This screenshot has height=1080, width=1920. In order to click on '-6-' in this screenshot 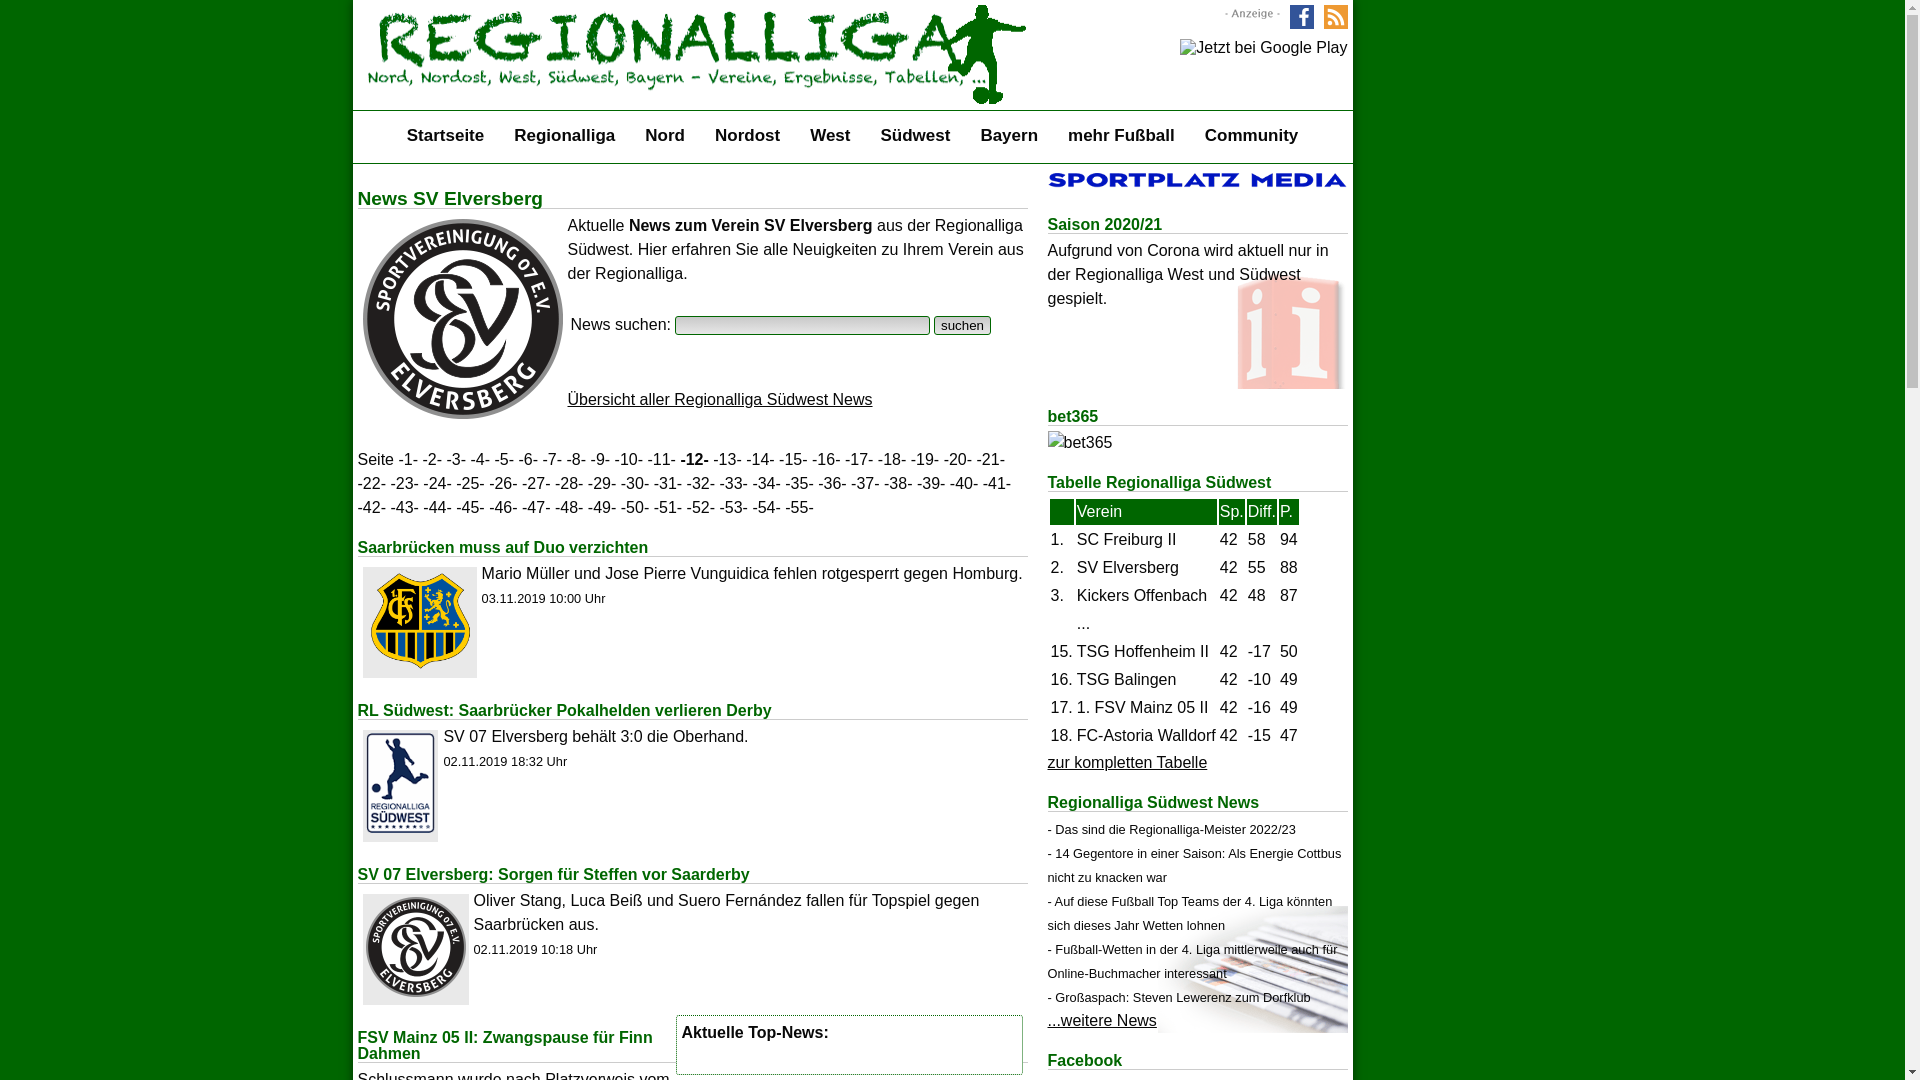, I will do `click(528, 459)`.